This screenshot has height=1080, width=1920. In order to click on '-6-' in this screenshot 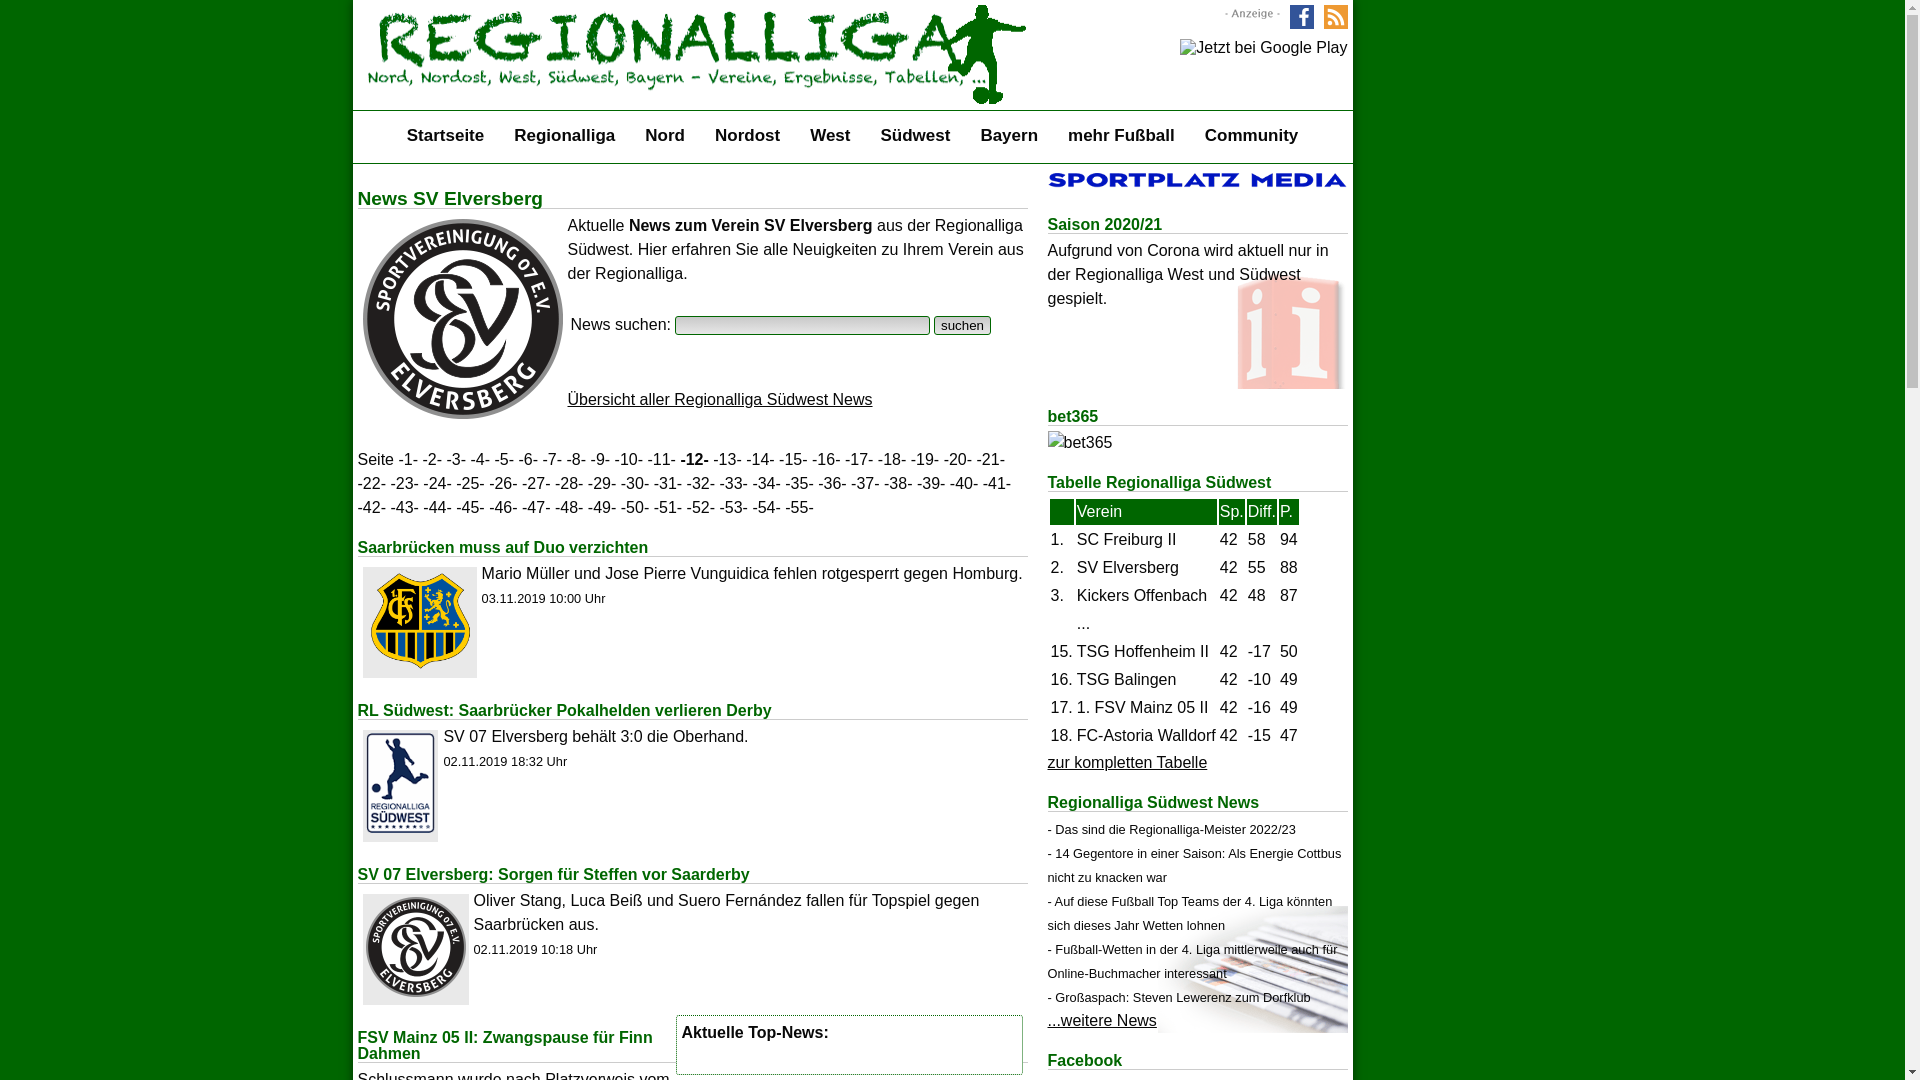, I will do `click(528, 459)`.